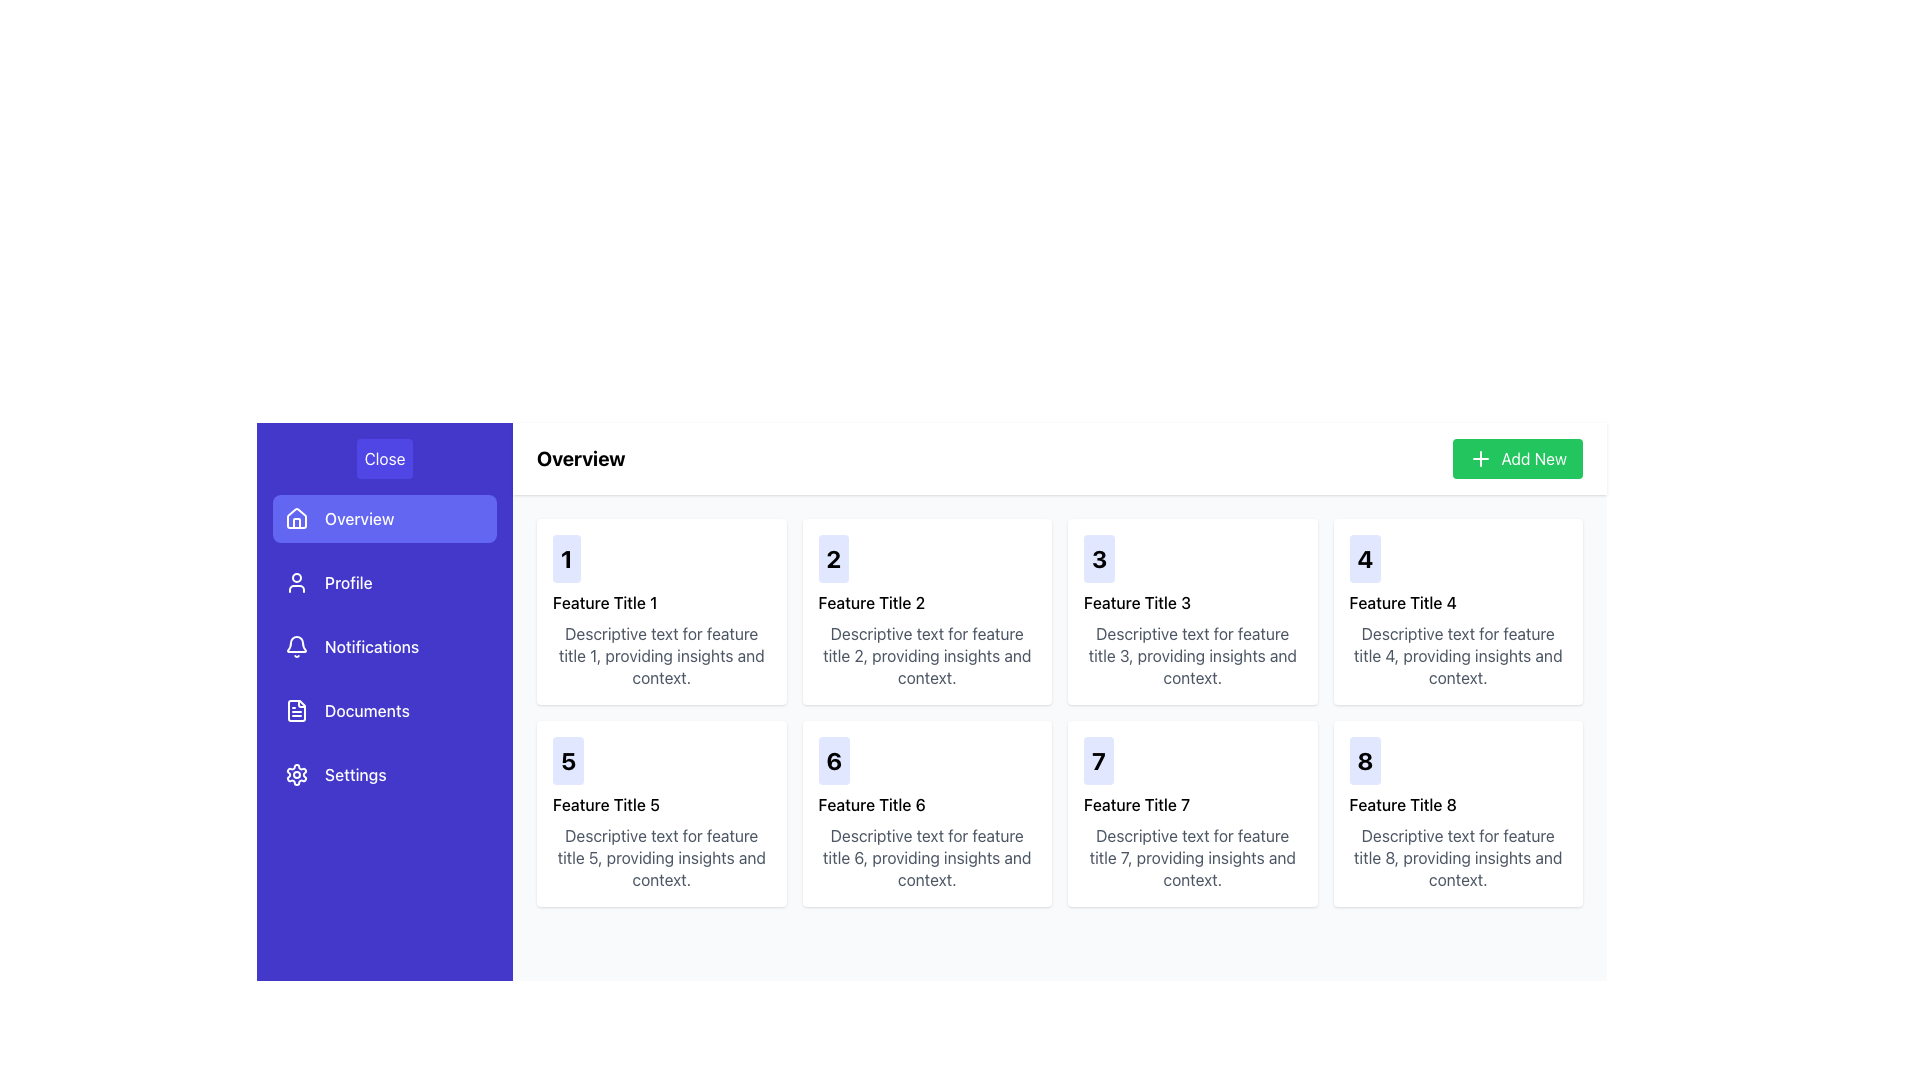 Image resolution: width=1920 pixels, height=1080 pixels. What do you see at coordinates (871, 601) in the screenshot?
I see `the title text element located in the second column of the first row within a grid of cards, positioned below the numeral '2' and above descriptive text` at bounding box center [871, 601].